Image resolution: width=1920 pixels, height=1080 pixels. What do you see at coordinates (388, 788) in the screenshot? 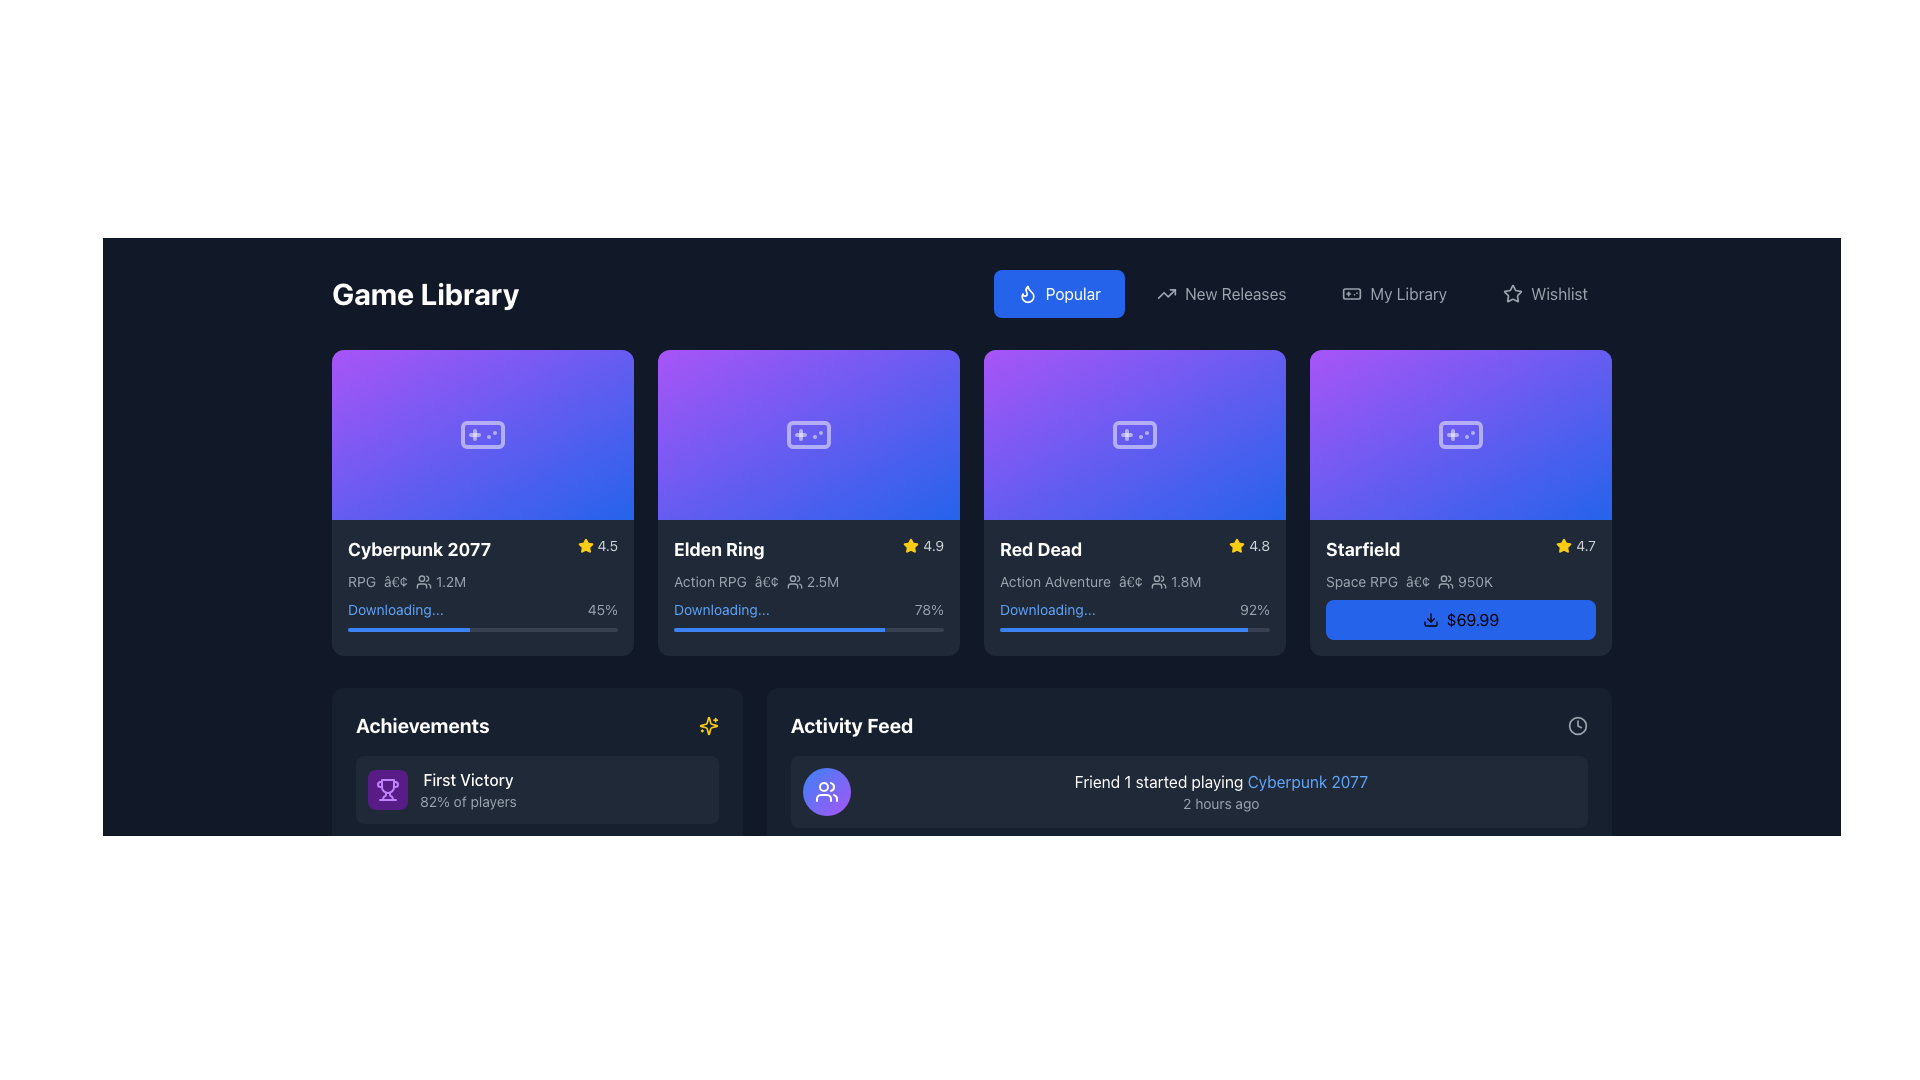
I see `the achievement icon located in the 'Achievements' section, which is a decorative symbol with a purple background, centrally aligned above the achievement text` at bounding box center [388, 788].